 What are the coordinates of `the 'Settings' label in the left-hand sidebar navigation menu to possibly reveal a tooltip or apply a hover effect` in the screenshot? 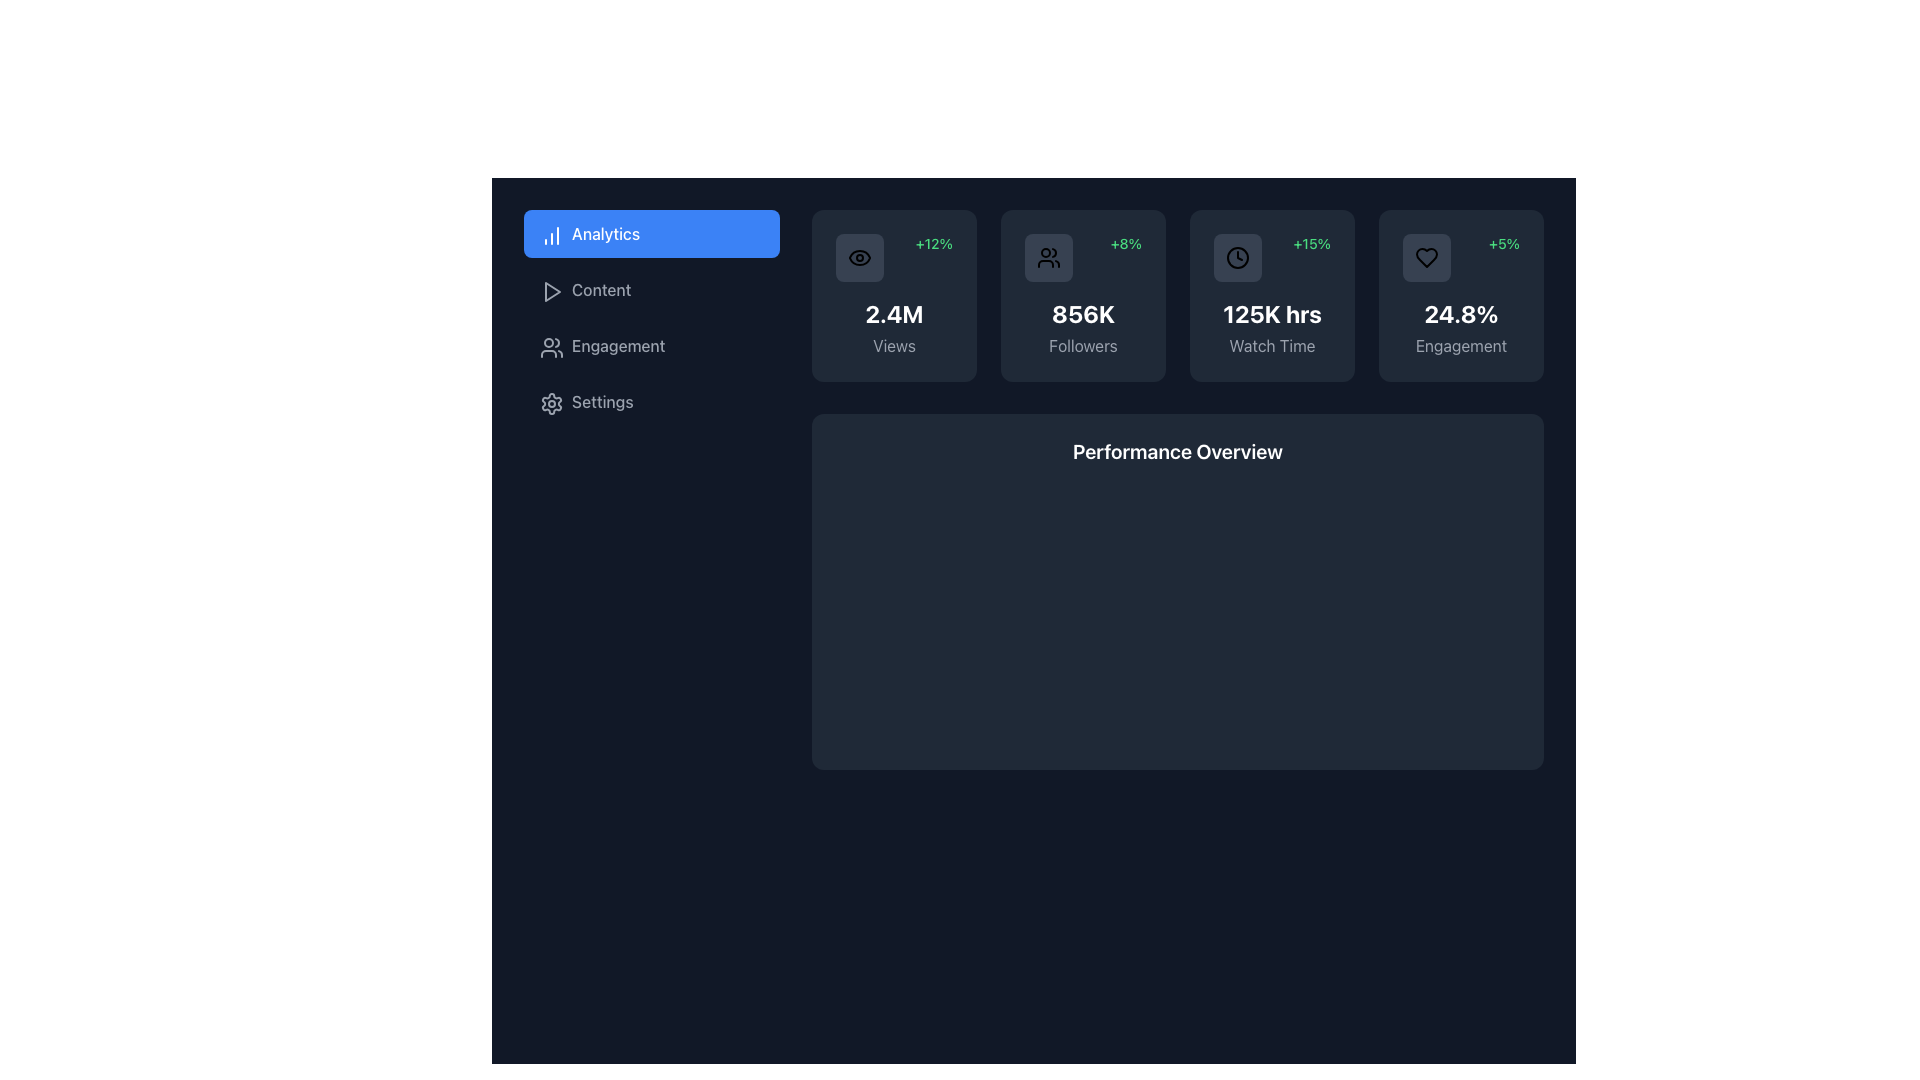 It's located at (601, 401).